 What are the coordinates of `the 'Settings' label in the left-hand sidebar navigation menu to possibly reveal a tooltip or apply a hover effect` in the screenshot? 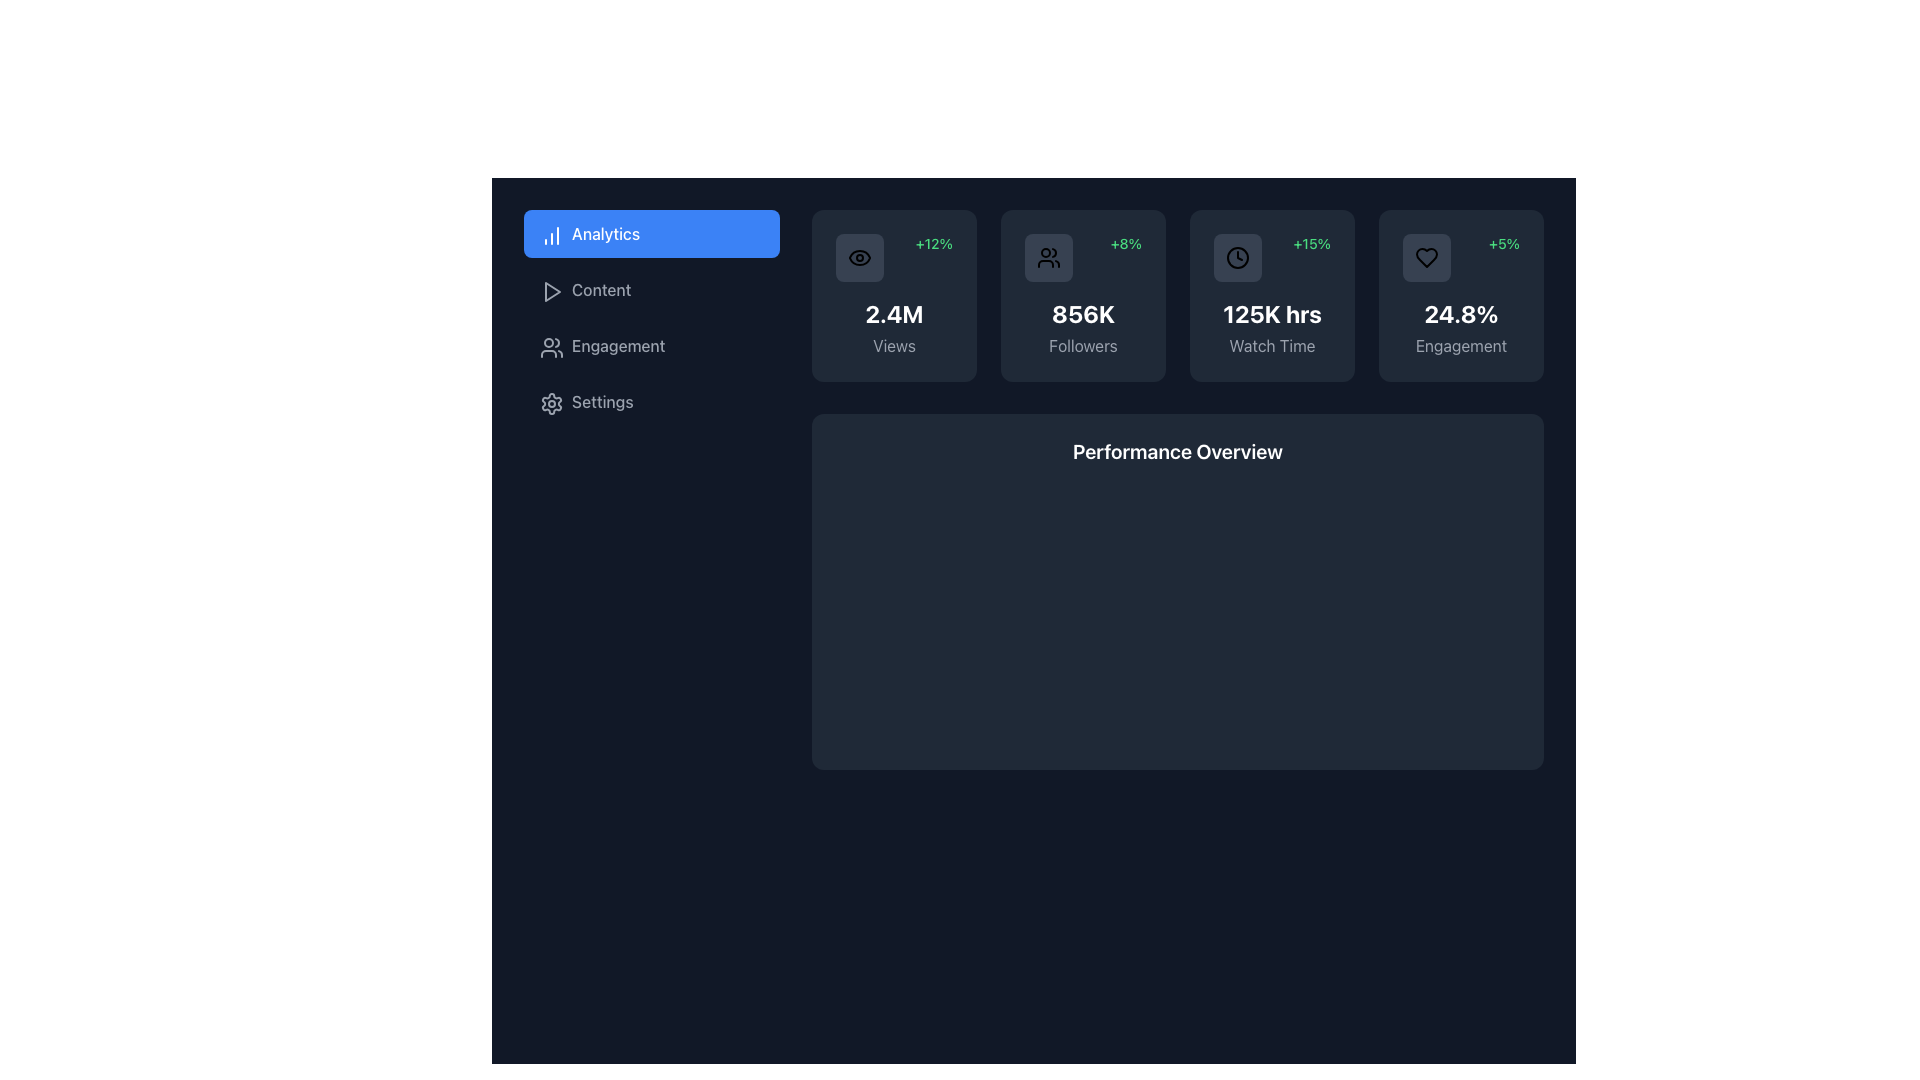 It's located at (601, 401).